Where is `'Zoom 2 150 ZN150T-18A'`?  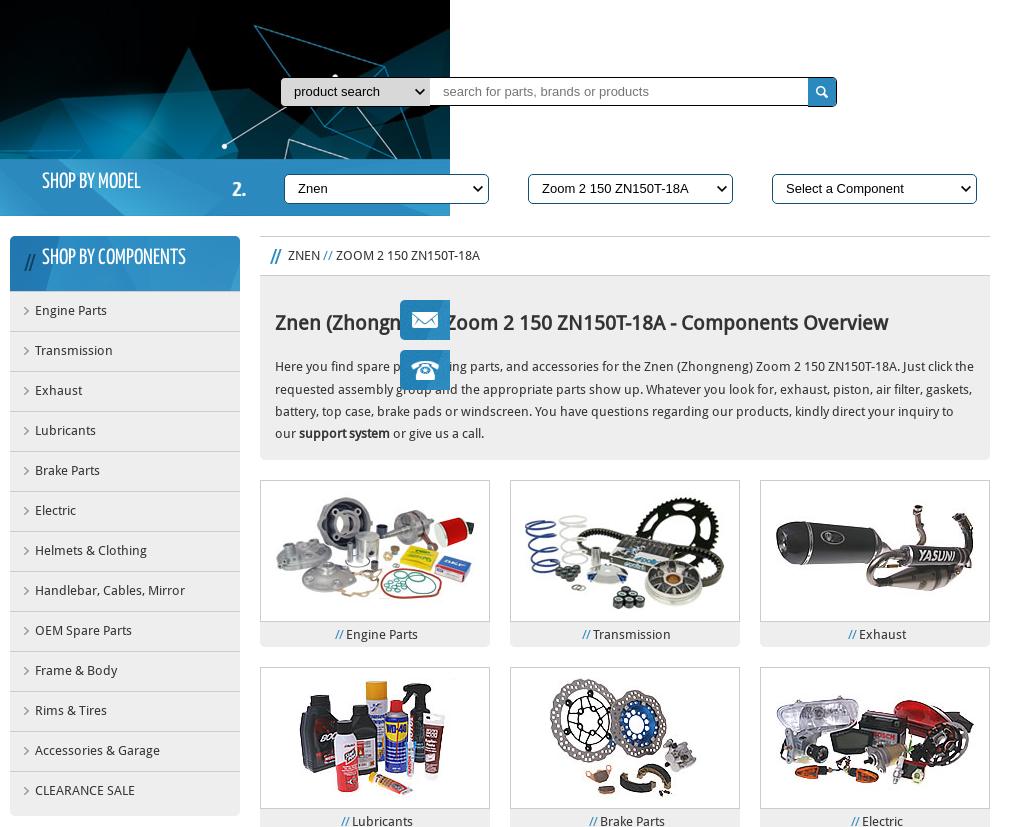 'Zoom 2 150 ZN150T-18A' is located at coordinates (406, 255).